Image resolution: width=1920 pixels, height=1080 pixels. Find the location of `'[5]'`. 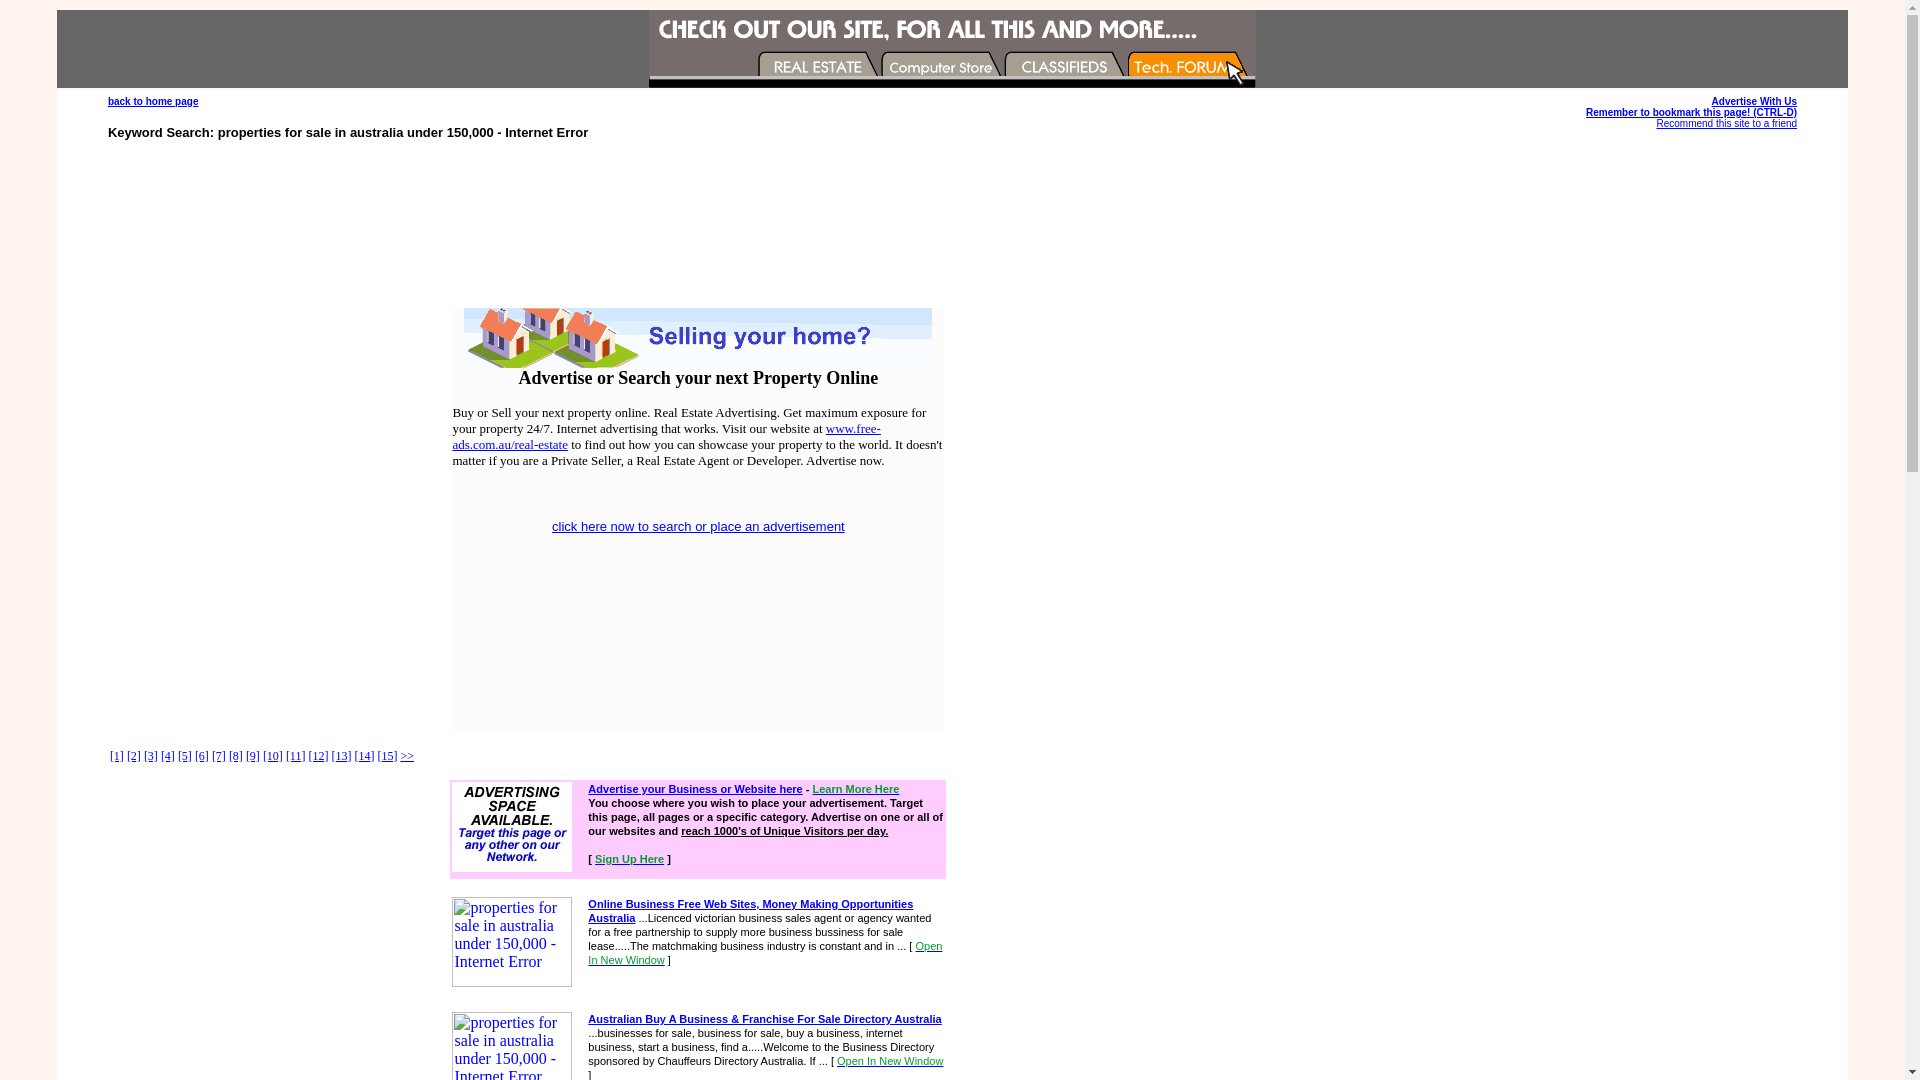

'[5]' is located at coordinates (185, 756).